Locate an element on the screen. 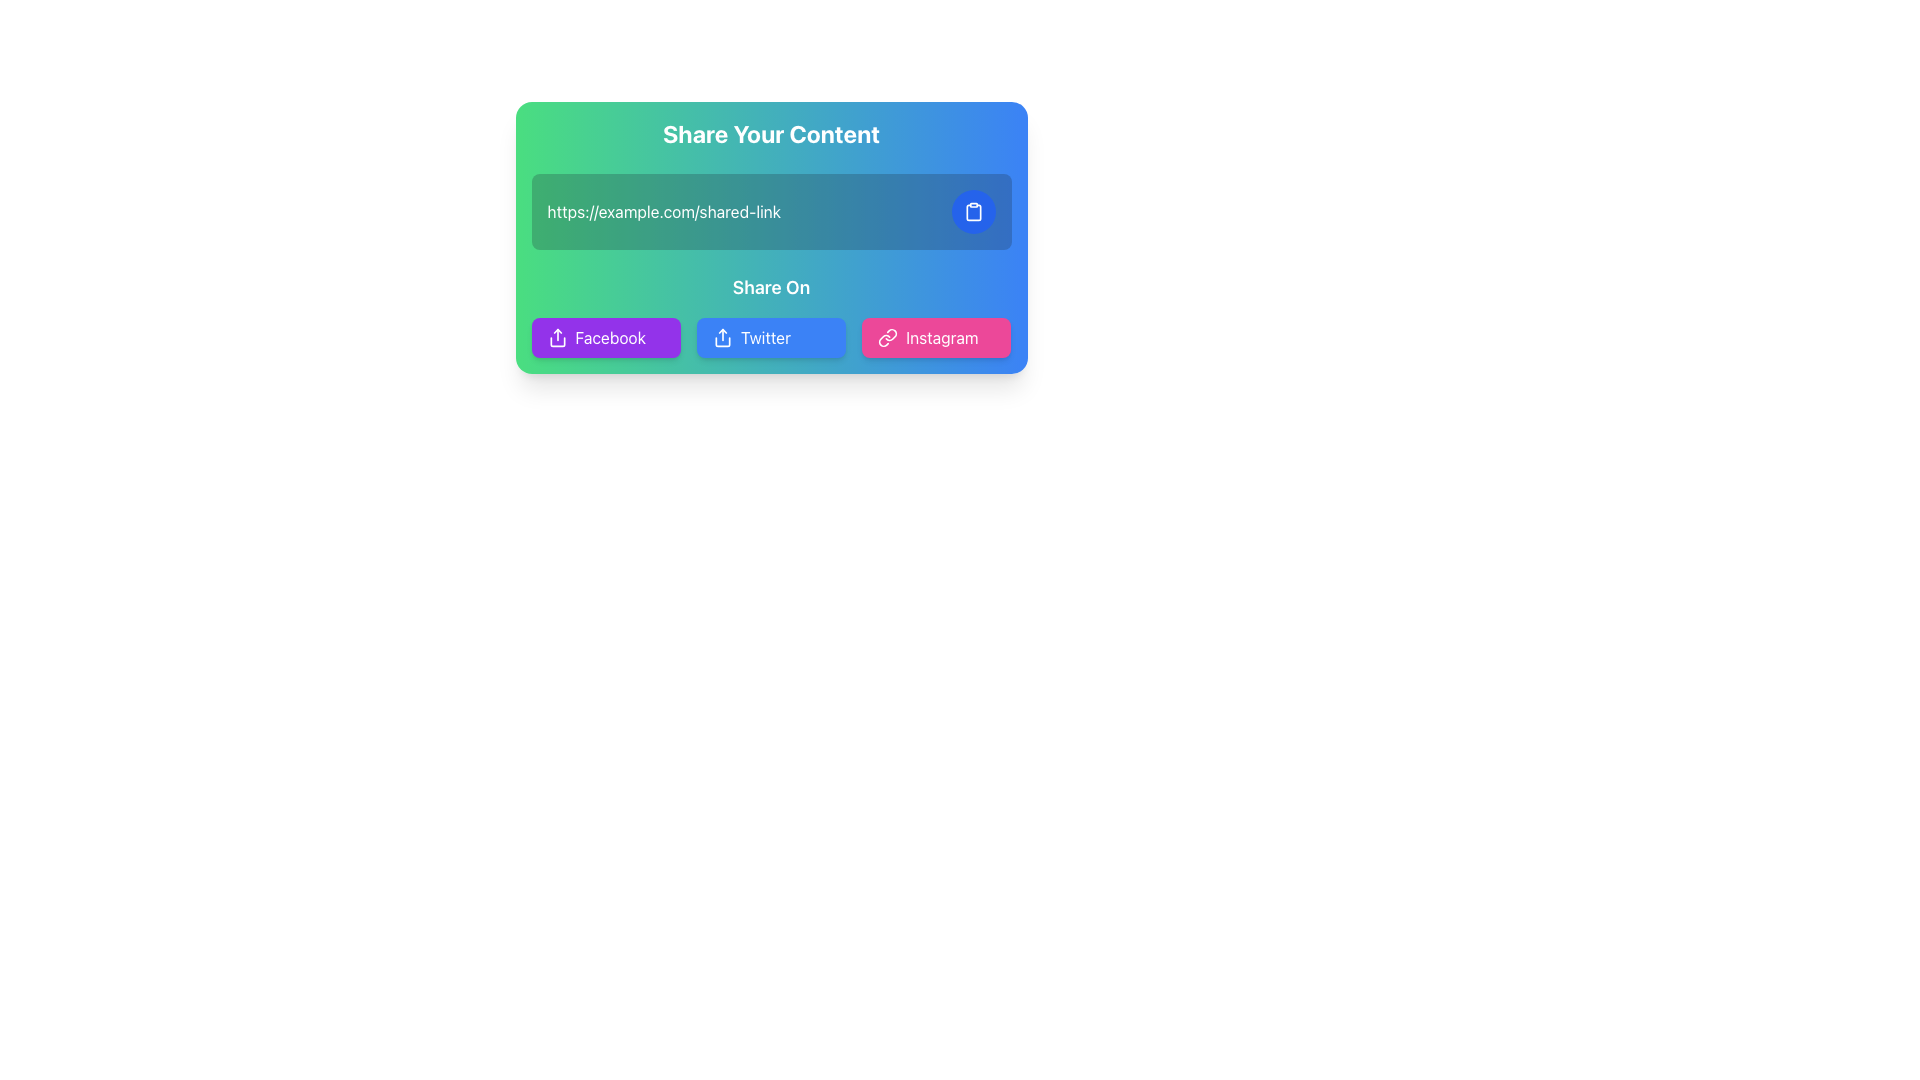  the 'Instagram' button, which is a pink rectangular button with rounded edges located in the lower section of the 'Share Your Content' card is located at coordinates (935, 337).